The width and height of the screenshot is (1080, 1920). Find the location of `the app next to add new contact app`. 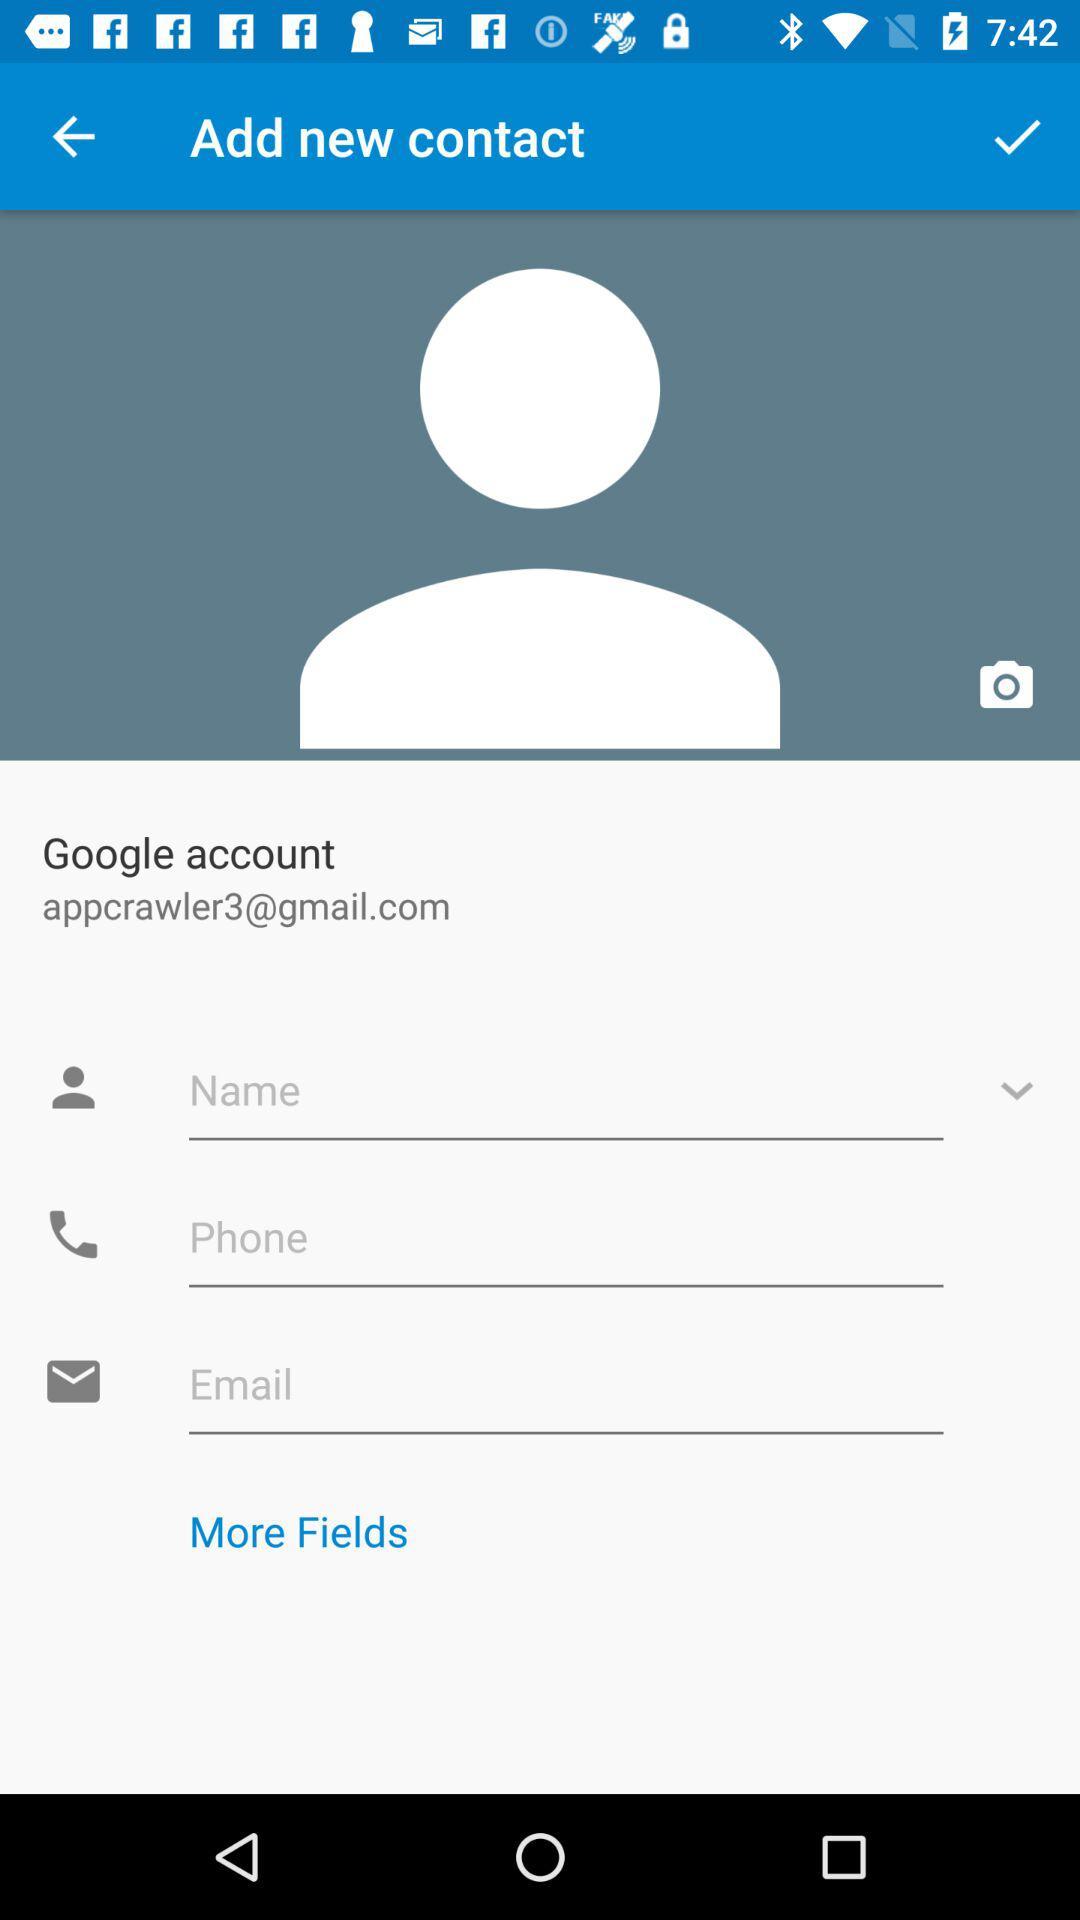

the app next to add new contact app is located at coordinates (1017, 135).